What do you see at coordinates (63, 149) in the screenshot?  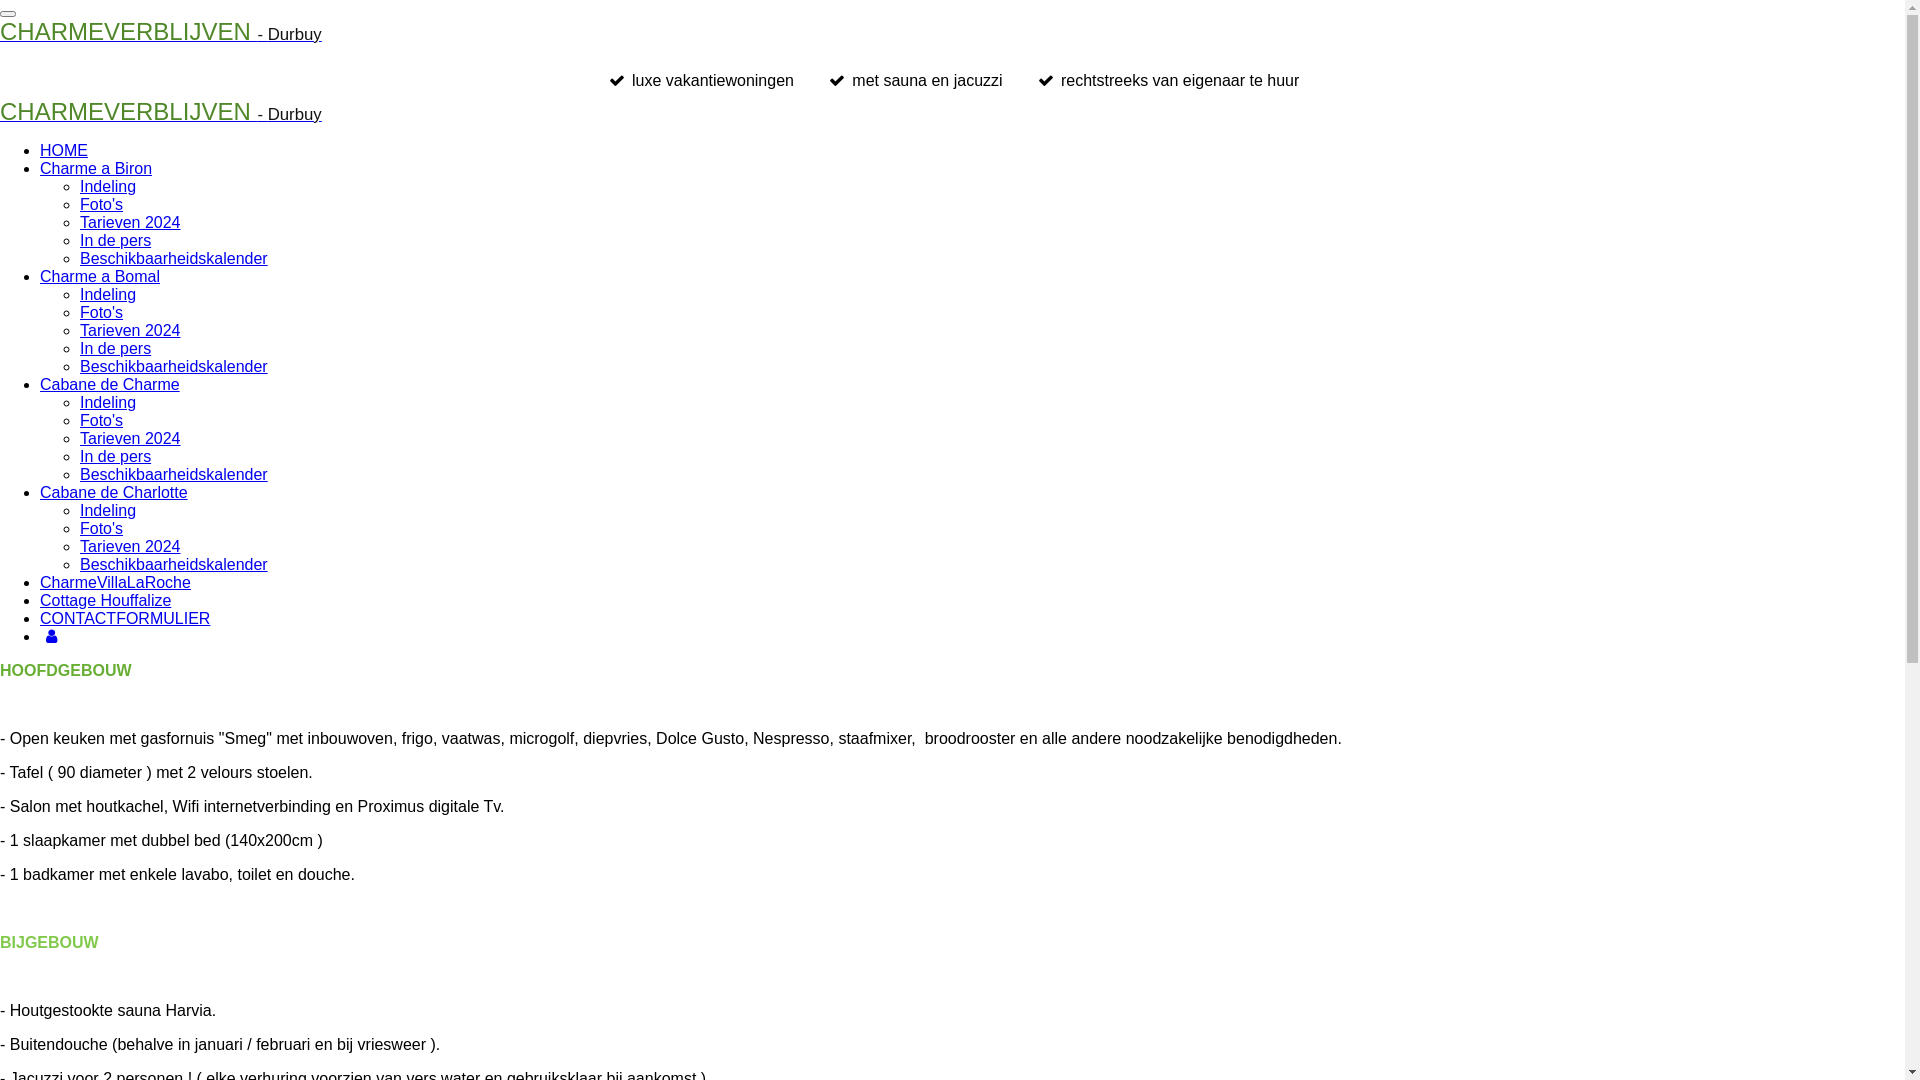 I see `'HOME'` at bounding box center [63, 149].